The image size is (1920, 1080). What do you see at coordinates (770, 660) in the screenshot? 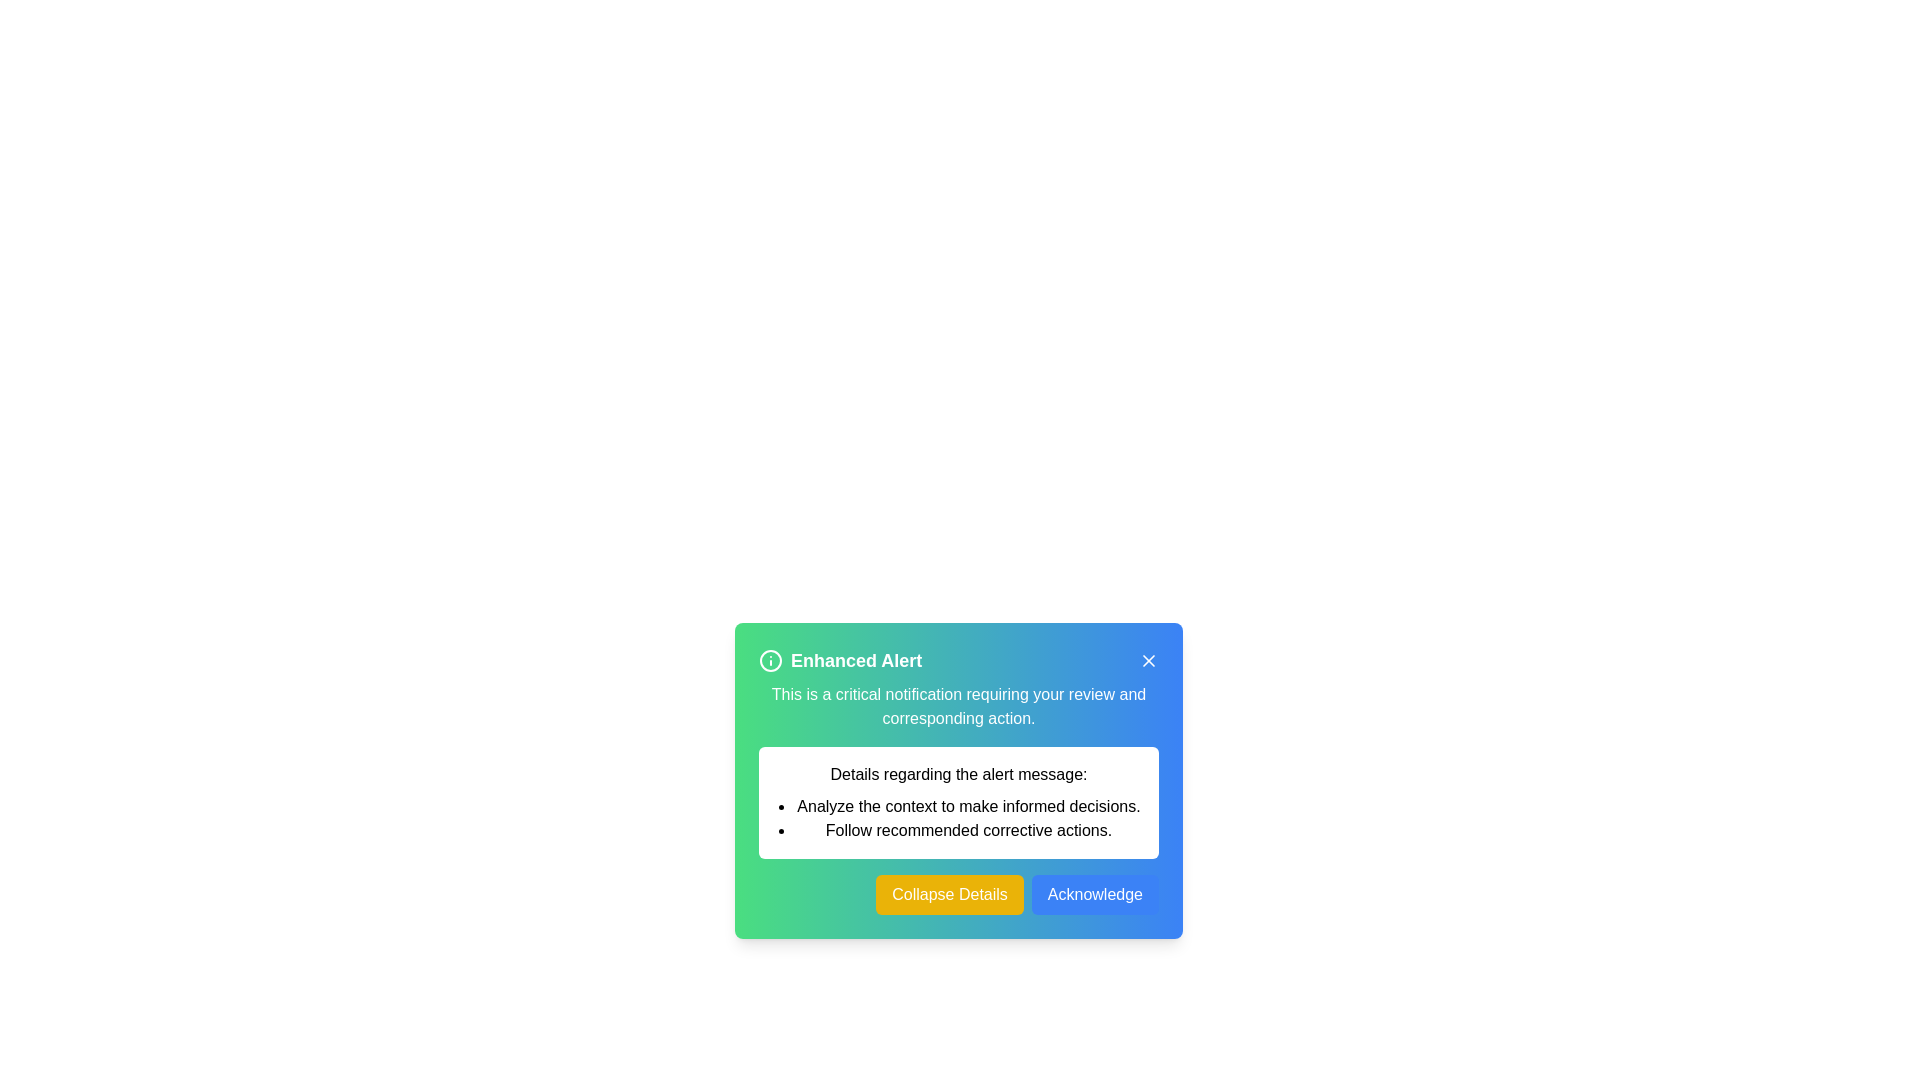
I see `the Information Icon, which is a circular icon with a white outline and an 'i' character on a green background, located to the left of the 'Enhanced Alert' text in the header section of a notification box` at bounding box center [770, 660].